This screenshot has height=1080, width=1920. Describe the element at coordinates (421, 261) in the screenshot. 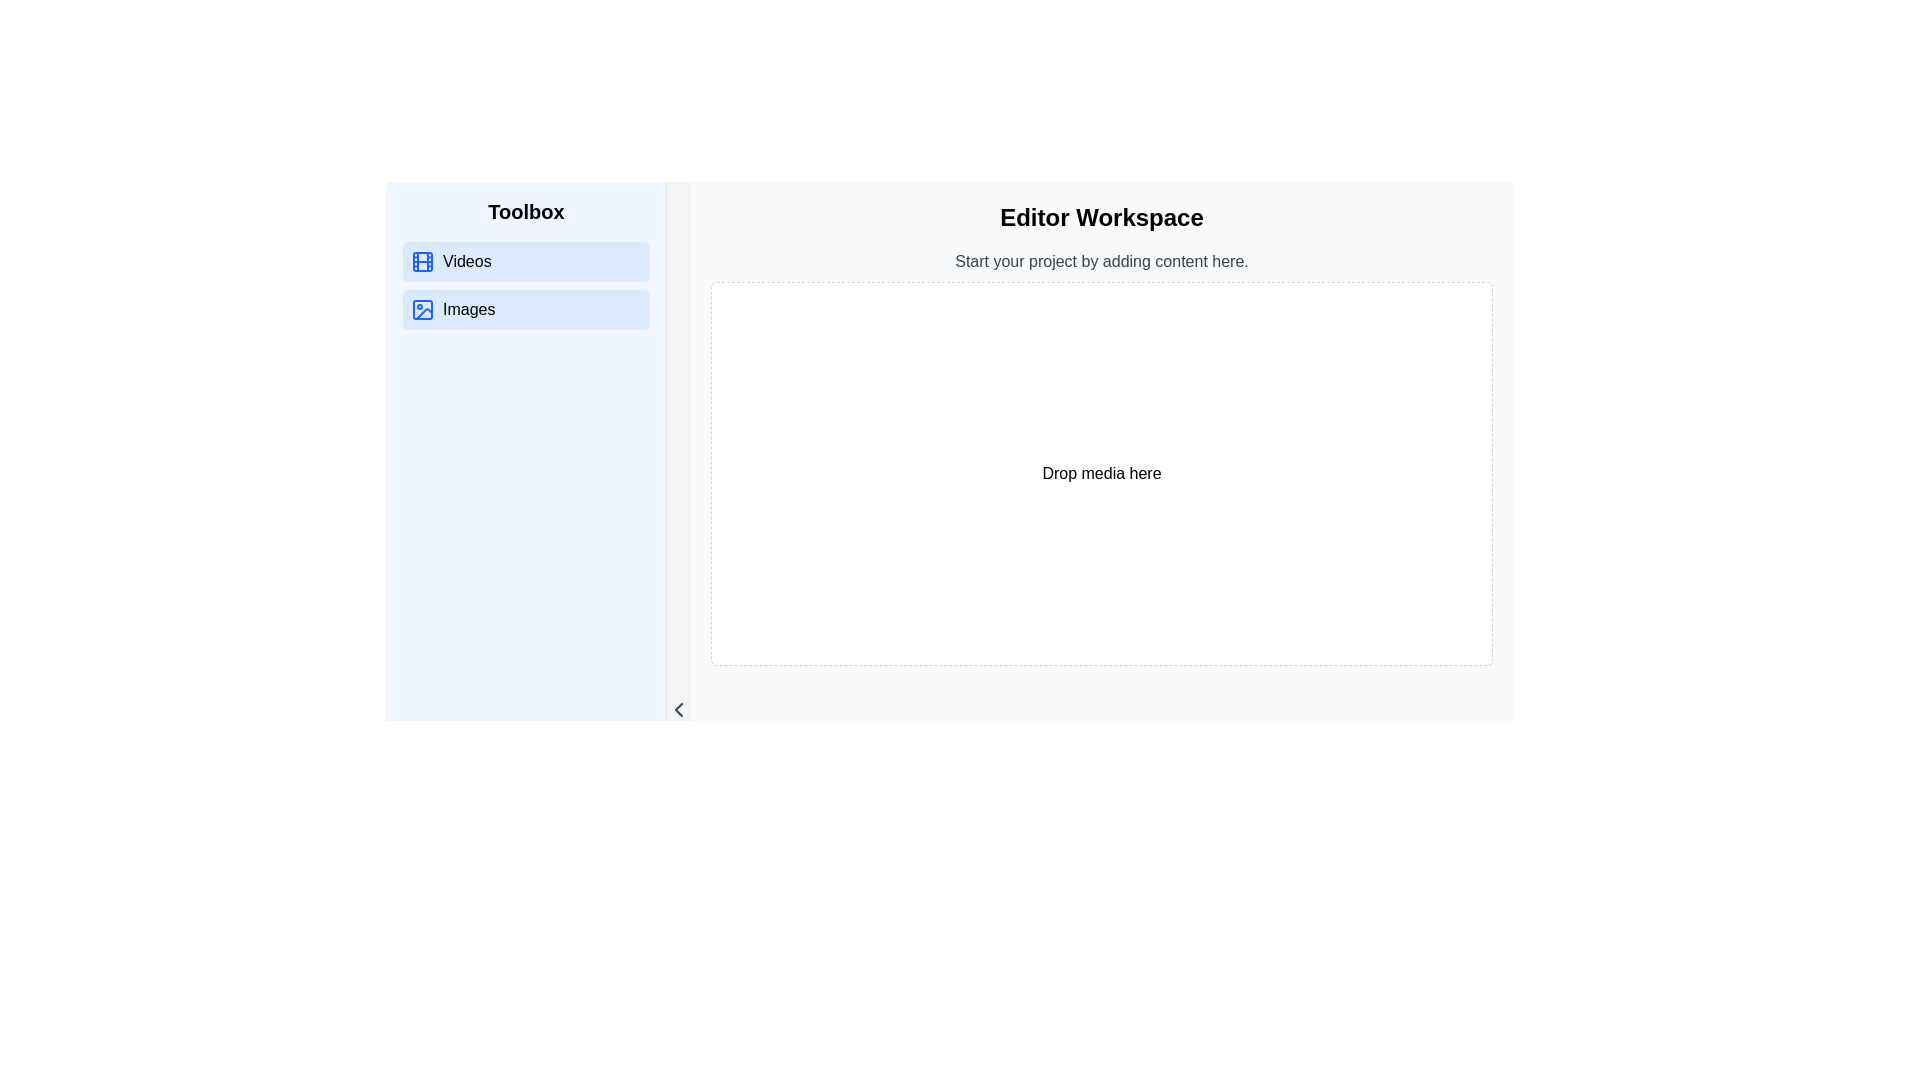

I see `the decorative rectangle icon representing 'Videos' in the left-hand navigation toolbox, positioned above the 'Images' icon` at that location.